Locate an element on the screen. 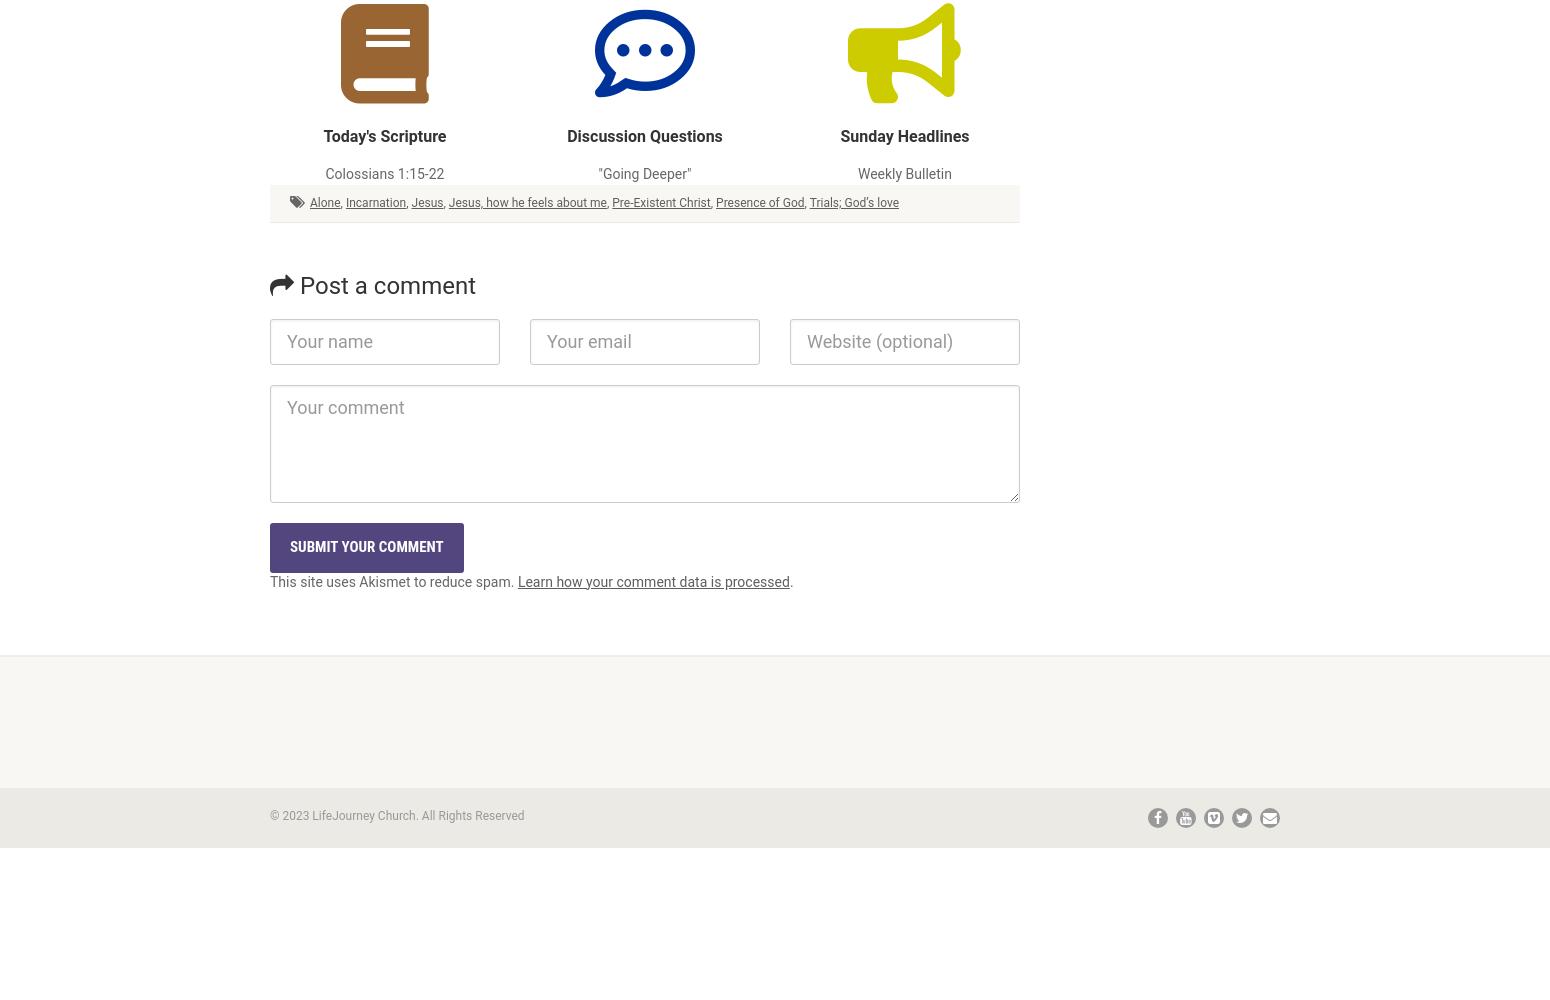  'Weekly Bulletin' is located at coordinates (904, 174).